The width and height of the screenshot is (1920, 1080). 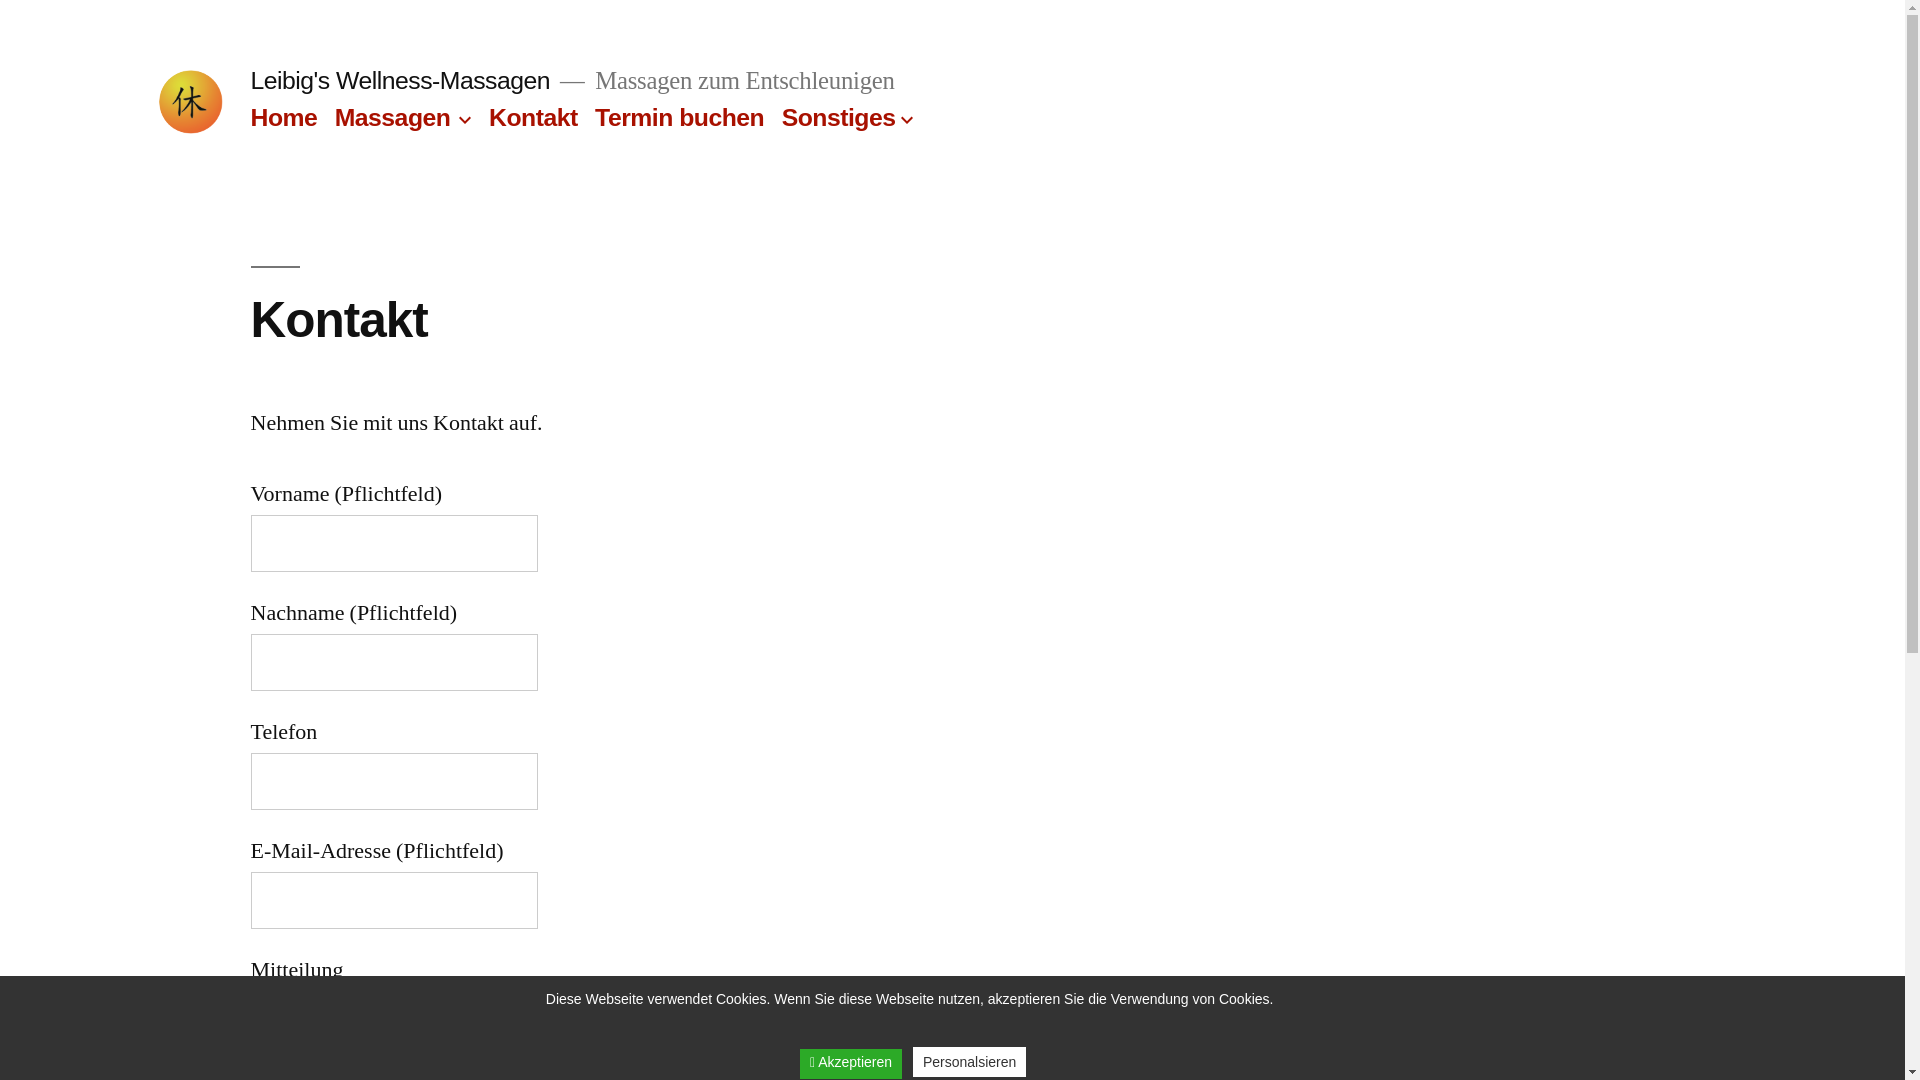 I want to click on 'Sonstiges', so click(x=781, y=117).